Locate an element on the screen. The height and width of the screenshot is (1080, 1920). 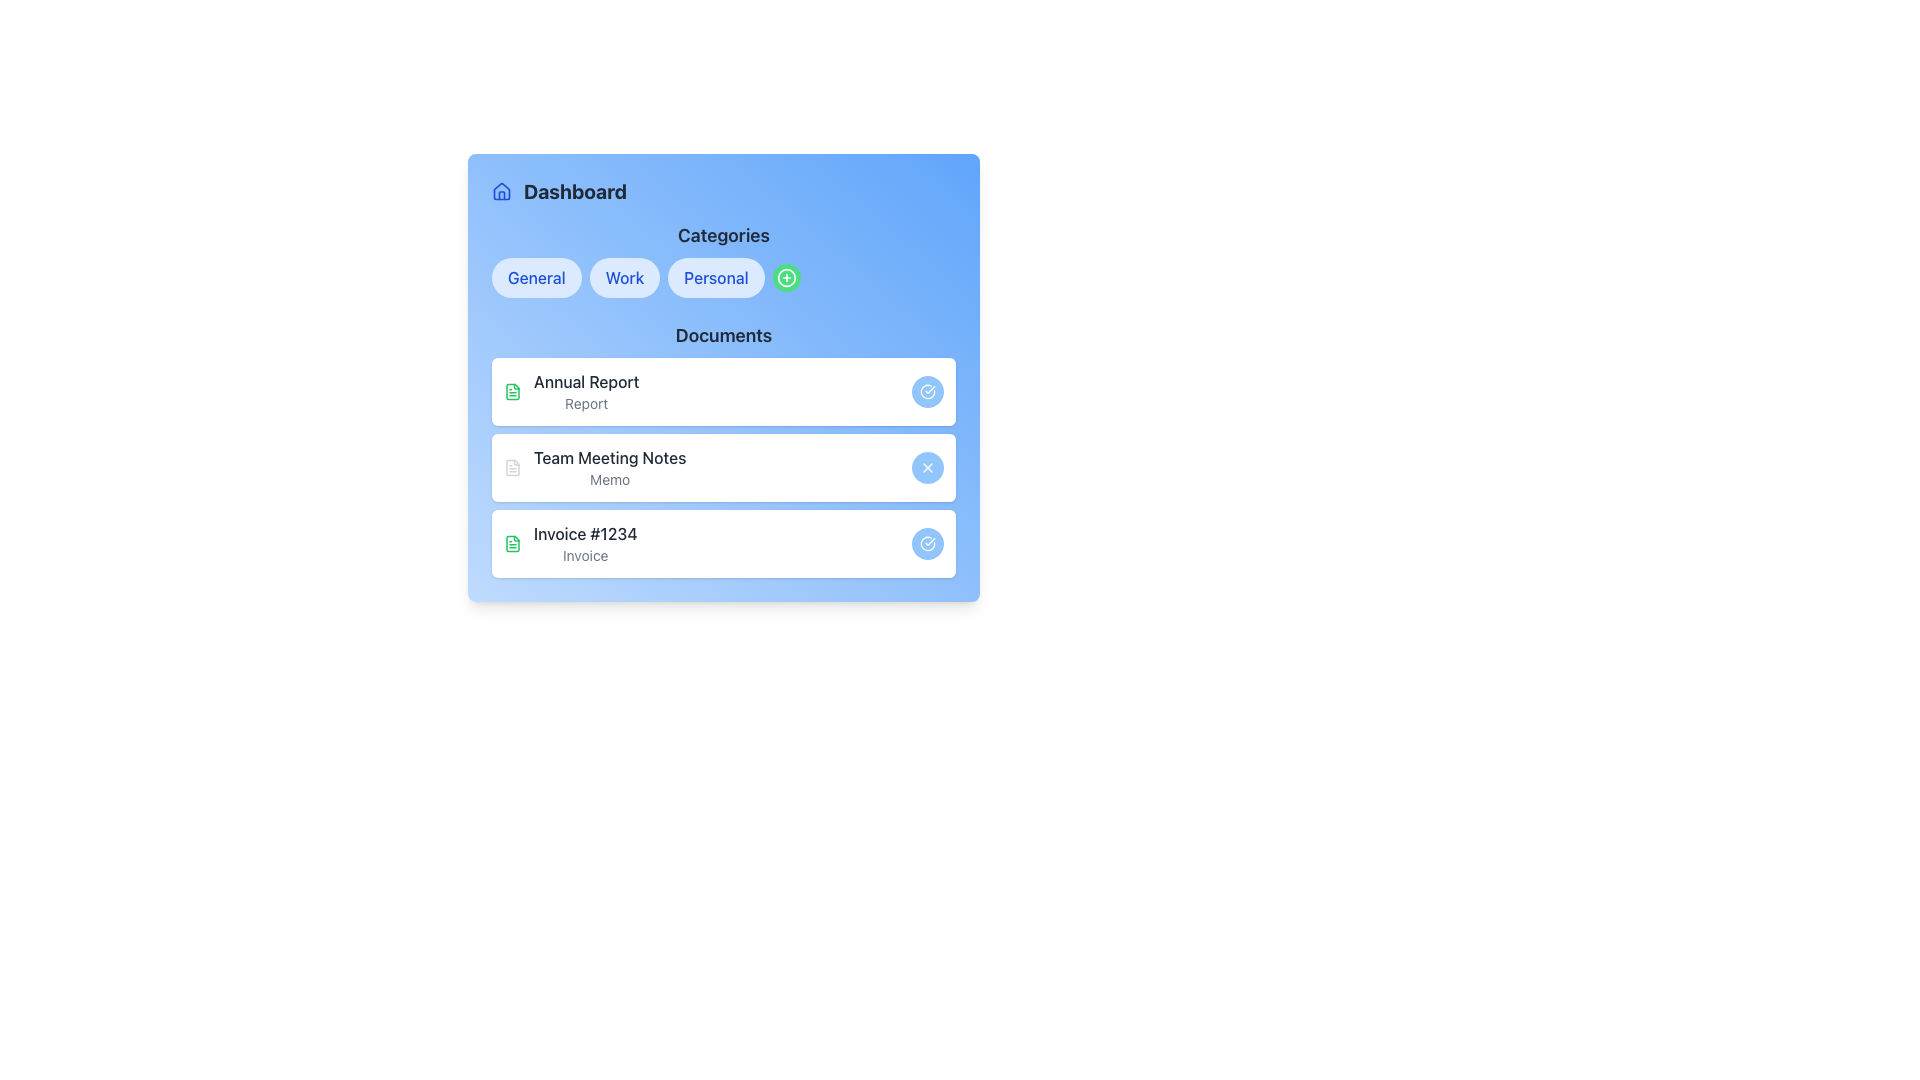
the 'Categories' text element, which is displayed in bold black font on a light blue background, located near the top-center of the interface is located at coordinates (723, 234).